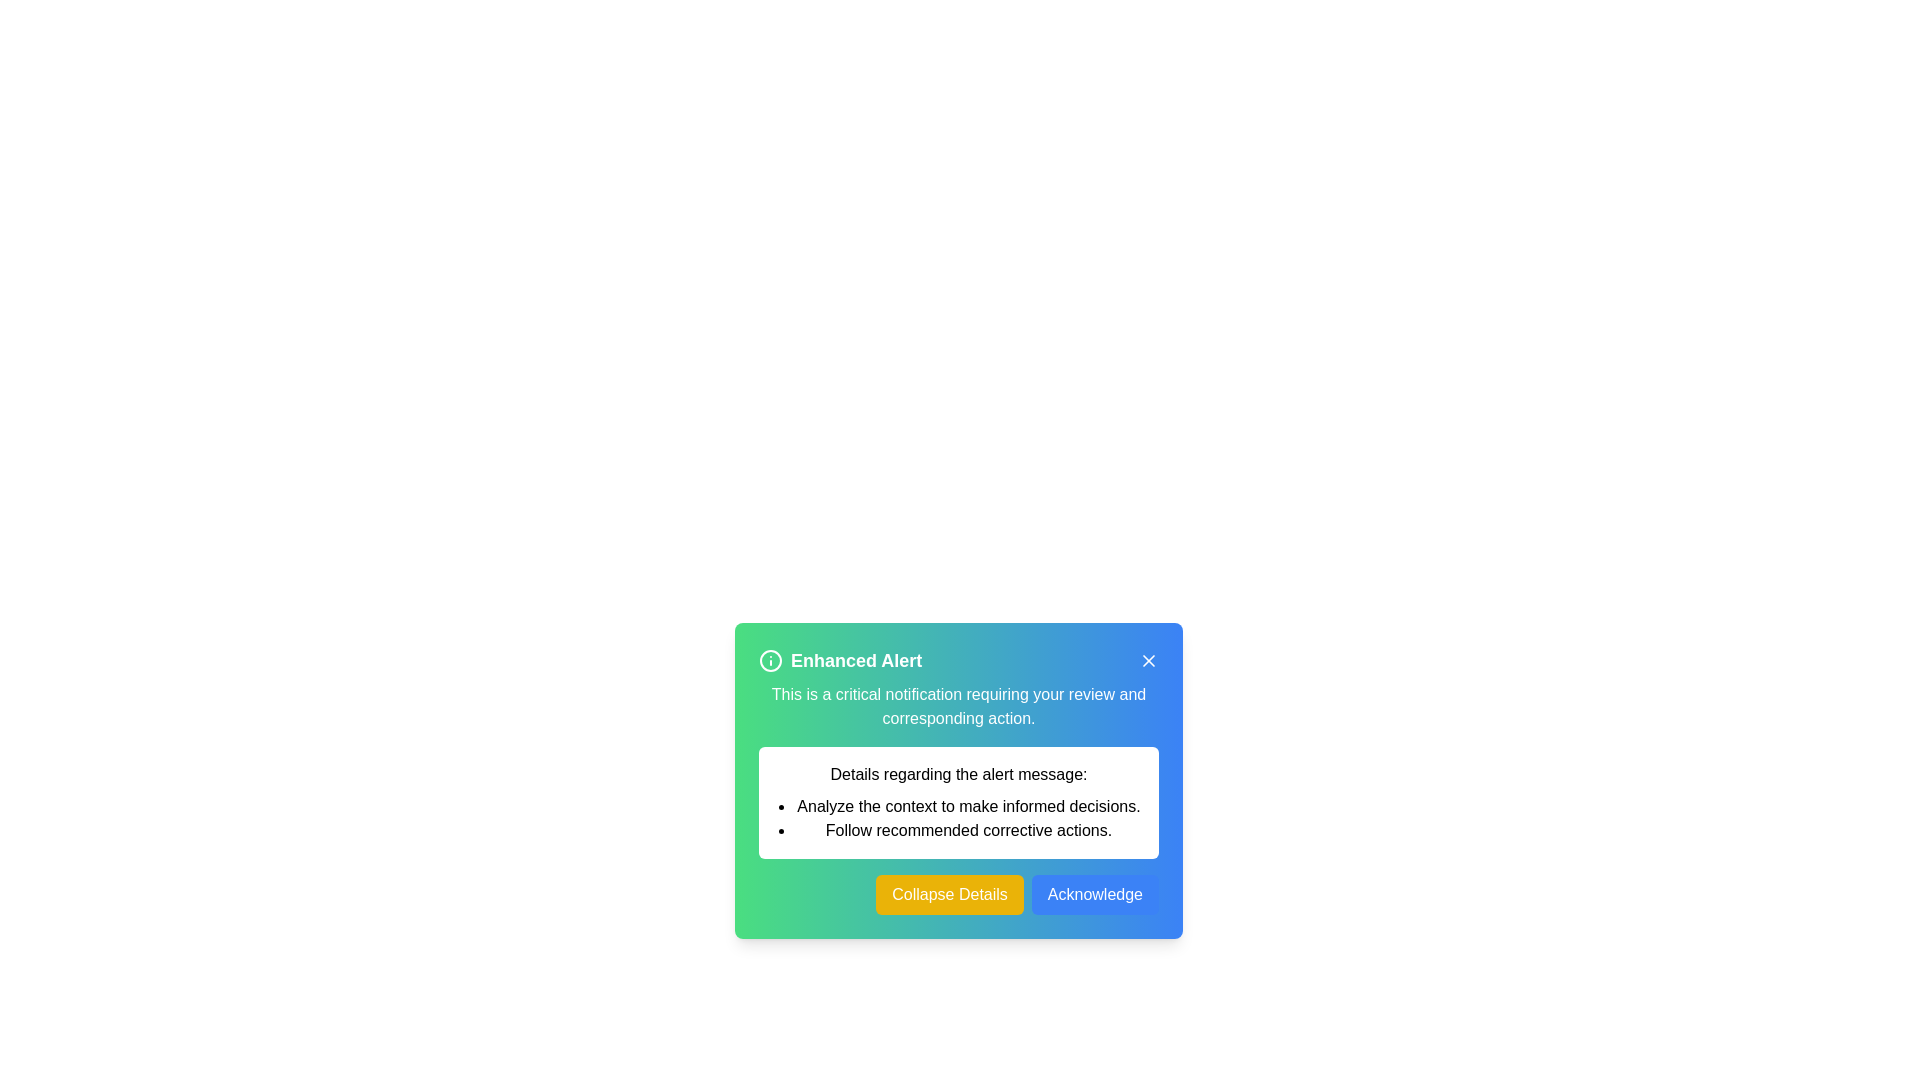 The width and height of the screenshot is (1920, 1080). What do you see at coordinates (1148, 660) in the screenshot?
I see `the close button/icon located at the top-right corner of the alert box to change its color and appearance` at bounding box center [1148, 660].